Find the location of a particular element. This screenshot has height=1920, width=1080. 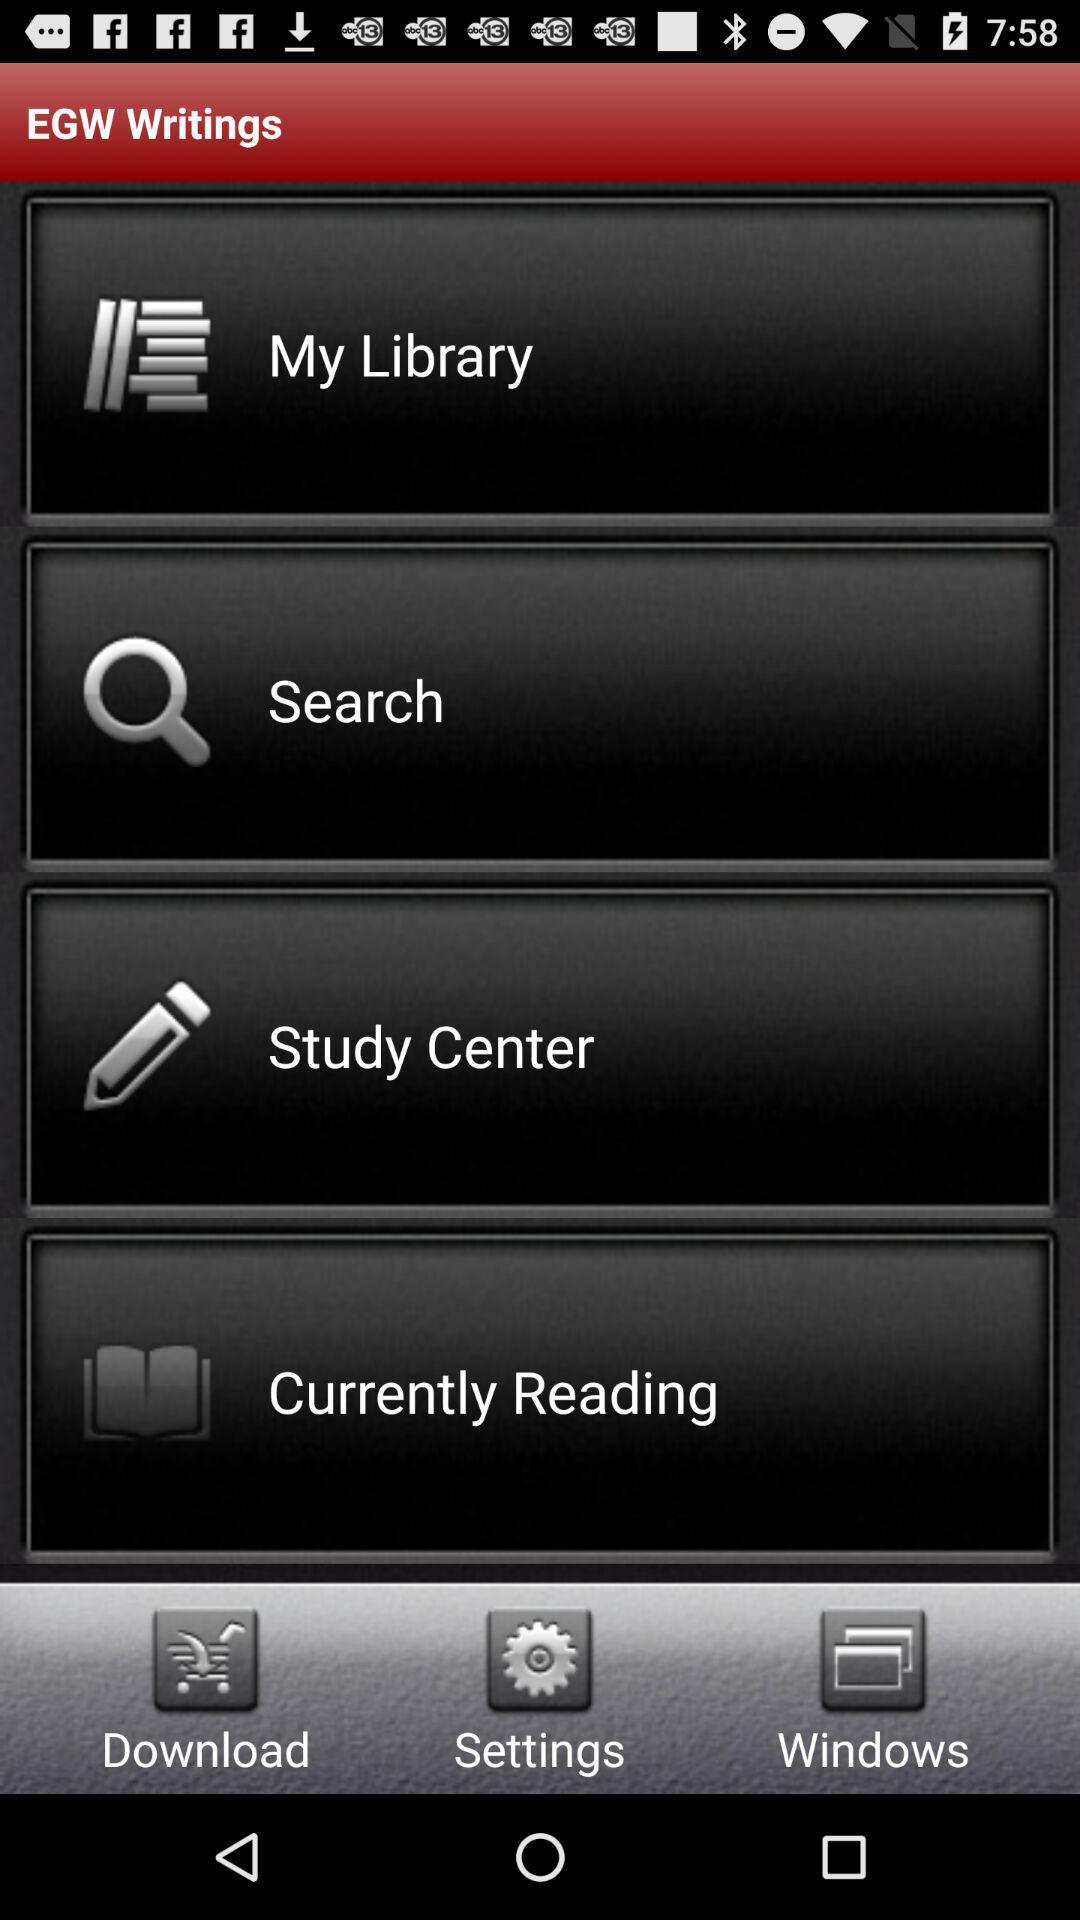

the icon to the left of the windows icon is located at coordinates (538, 1660).